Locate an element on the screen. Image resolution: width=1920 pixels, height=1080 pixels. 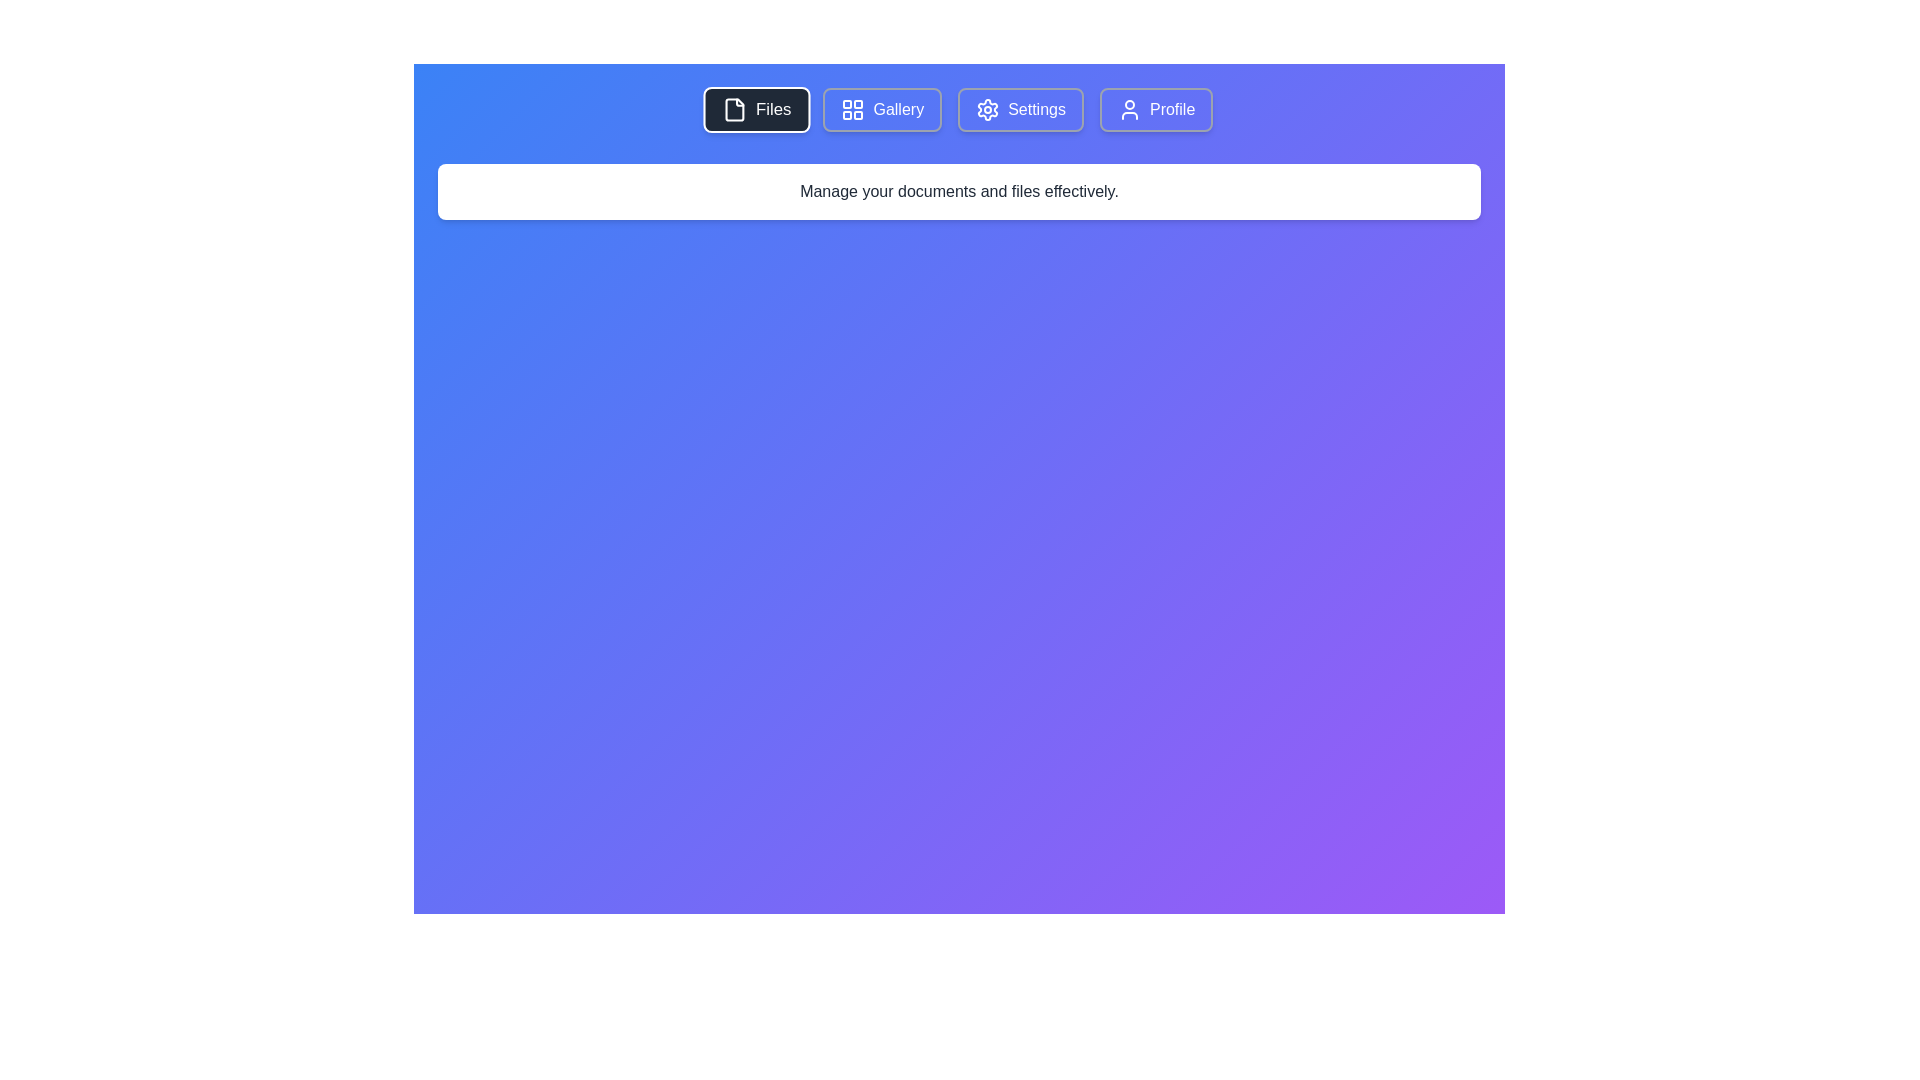
the 'Gallery' button, which is a rectangular button with a blue background and white text, located to the right of the 'Files' button in the navigation bar is located at coordinates (881, 110).